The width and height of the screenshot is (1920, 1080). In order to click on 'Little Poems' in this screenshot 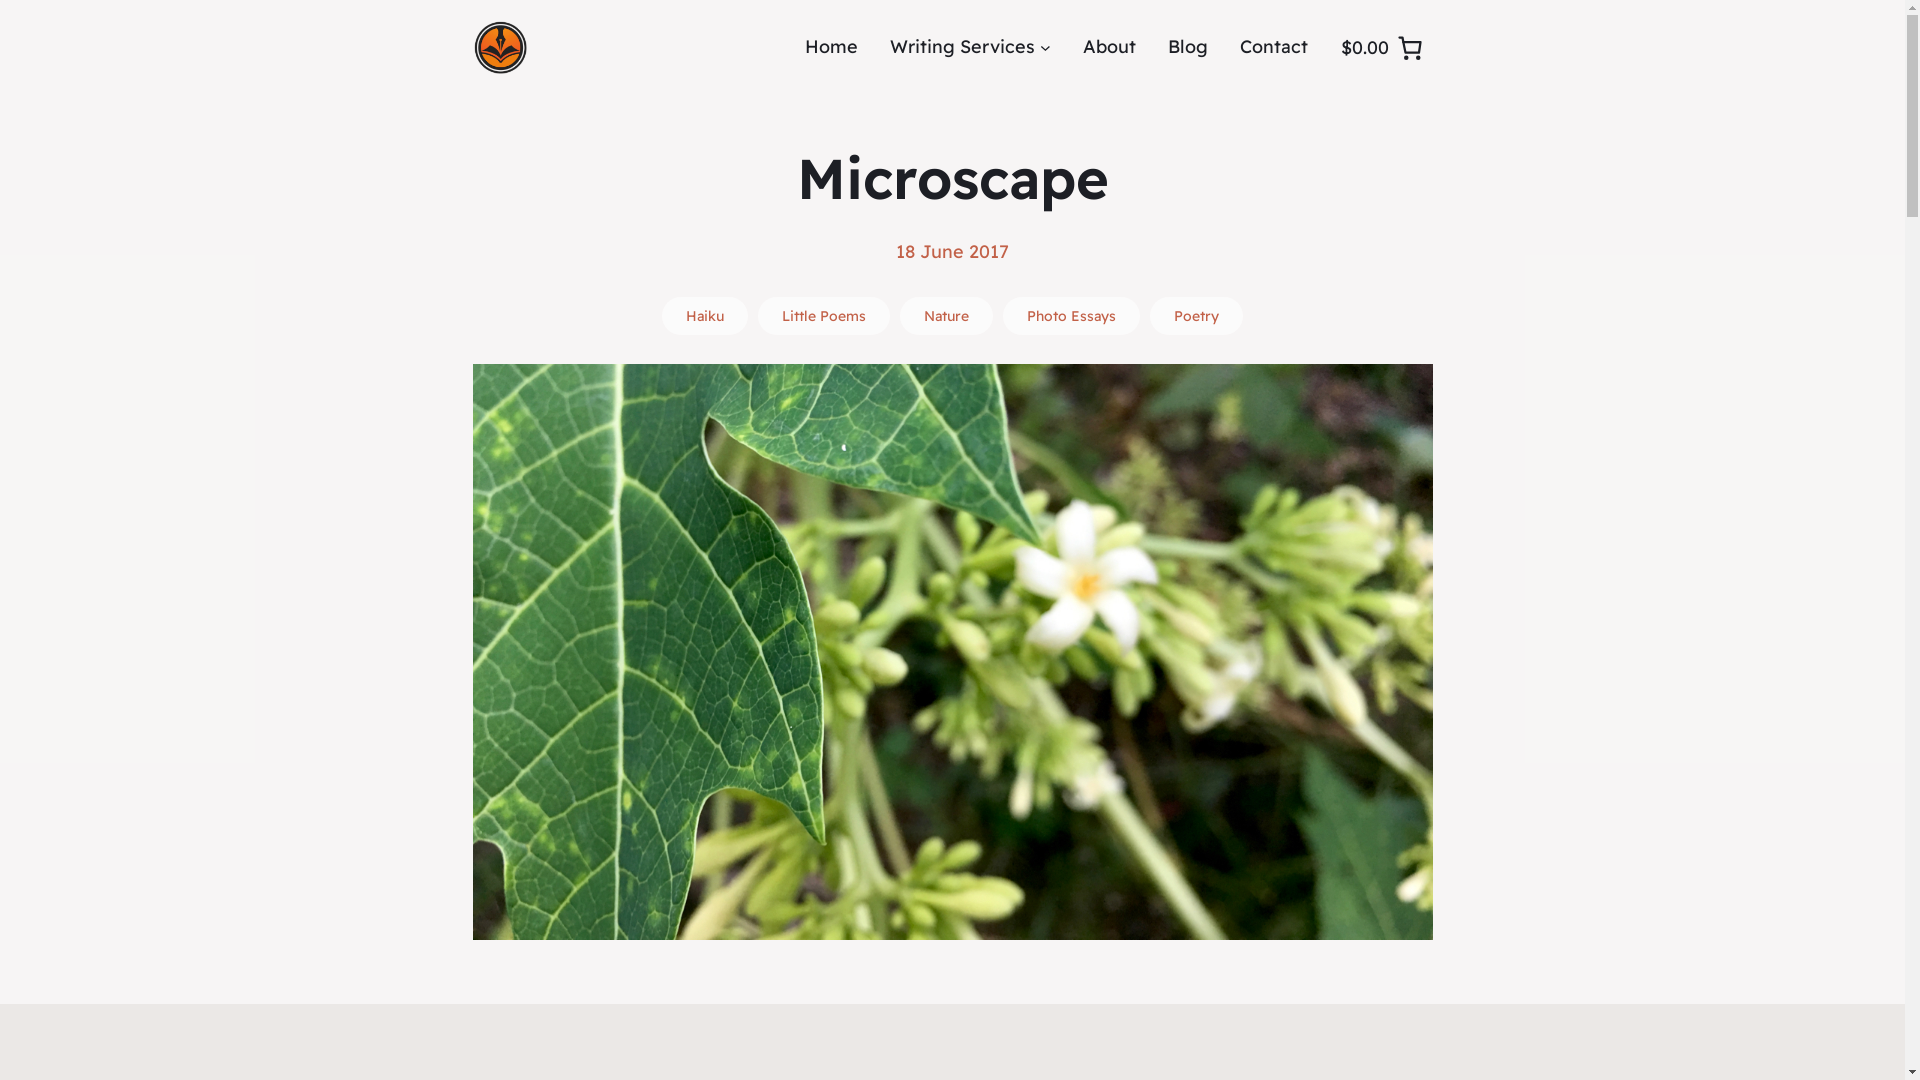, I will do `click(824, 315)`.